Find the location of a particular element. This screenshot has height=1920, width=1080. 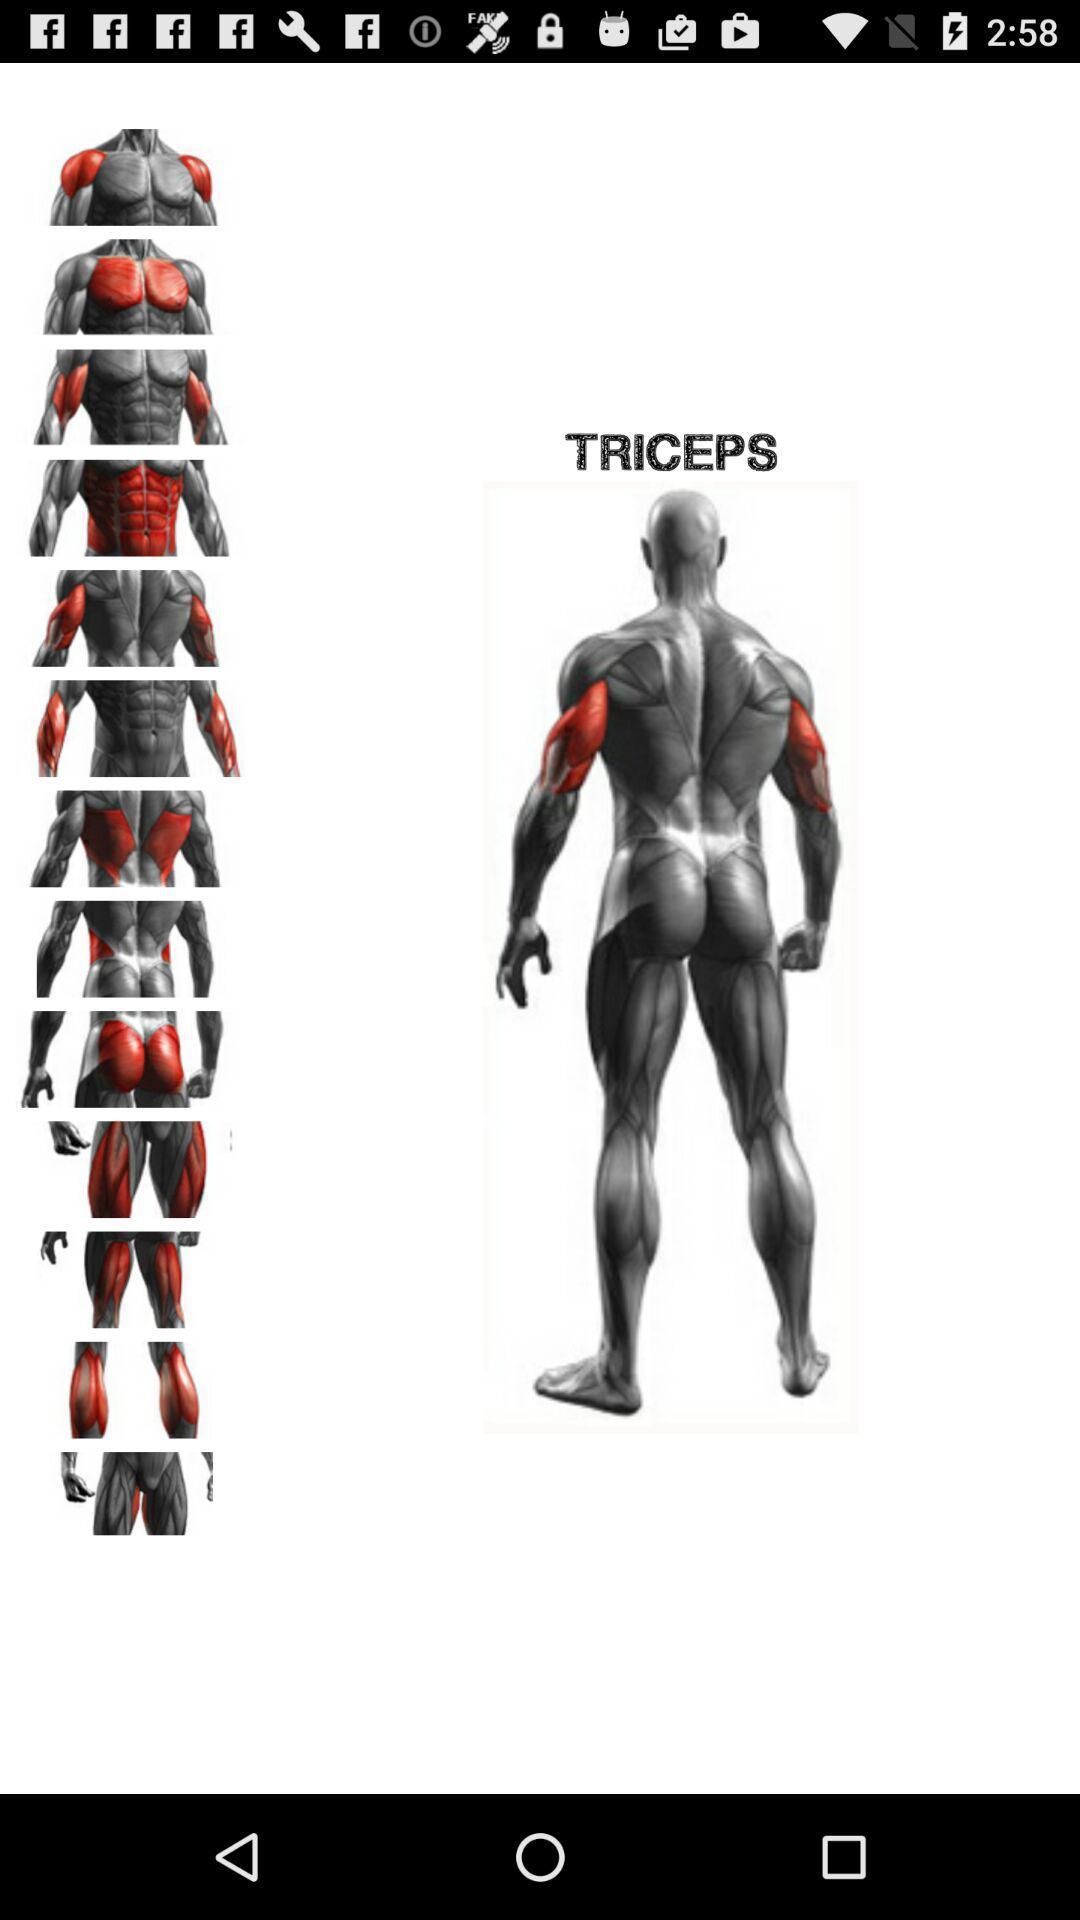

this muscle group is located at coordinates (131, 1051).